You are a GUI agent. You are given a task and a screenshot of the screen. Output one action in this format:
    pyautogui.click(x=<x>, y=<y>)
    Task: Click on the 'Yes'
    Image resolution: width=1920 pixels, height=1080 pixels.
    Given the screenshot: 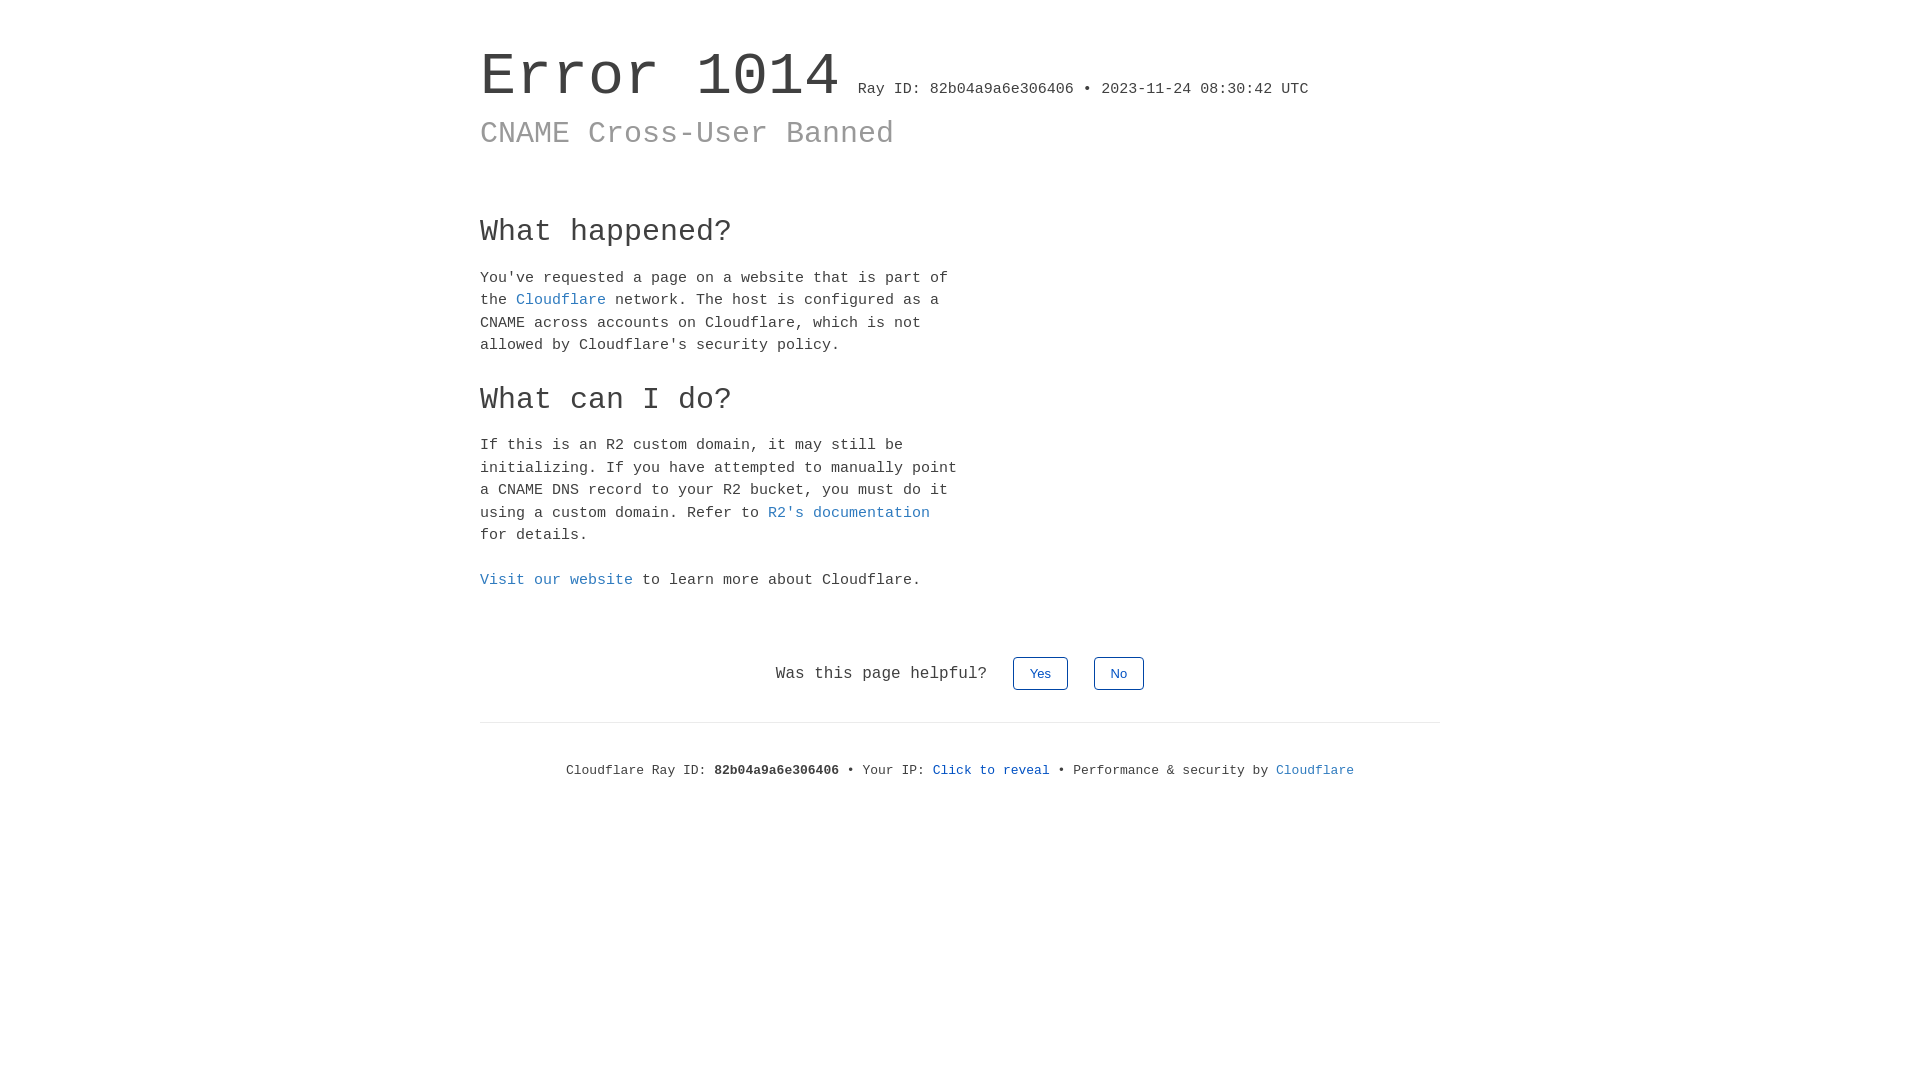 What is the action you would take?
    pyautogui.click(x=1012, y=672)
    